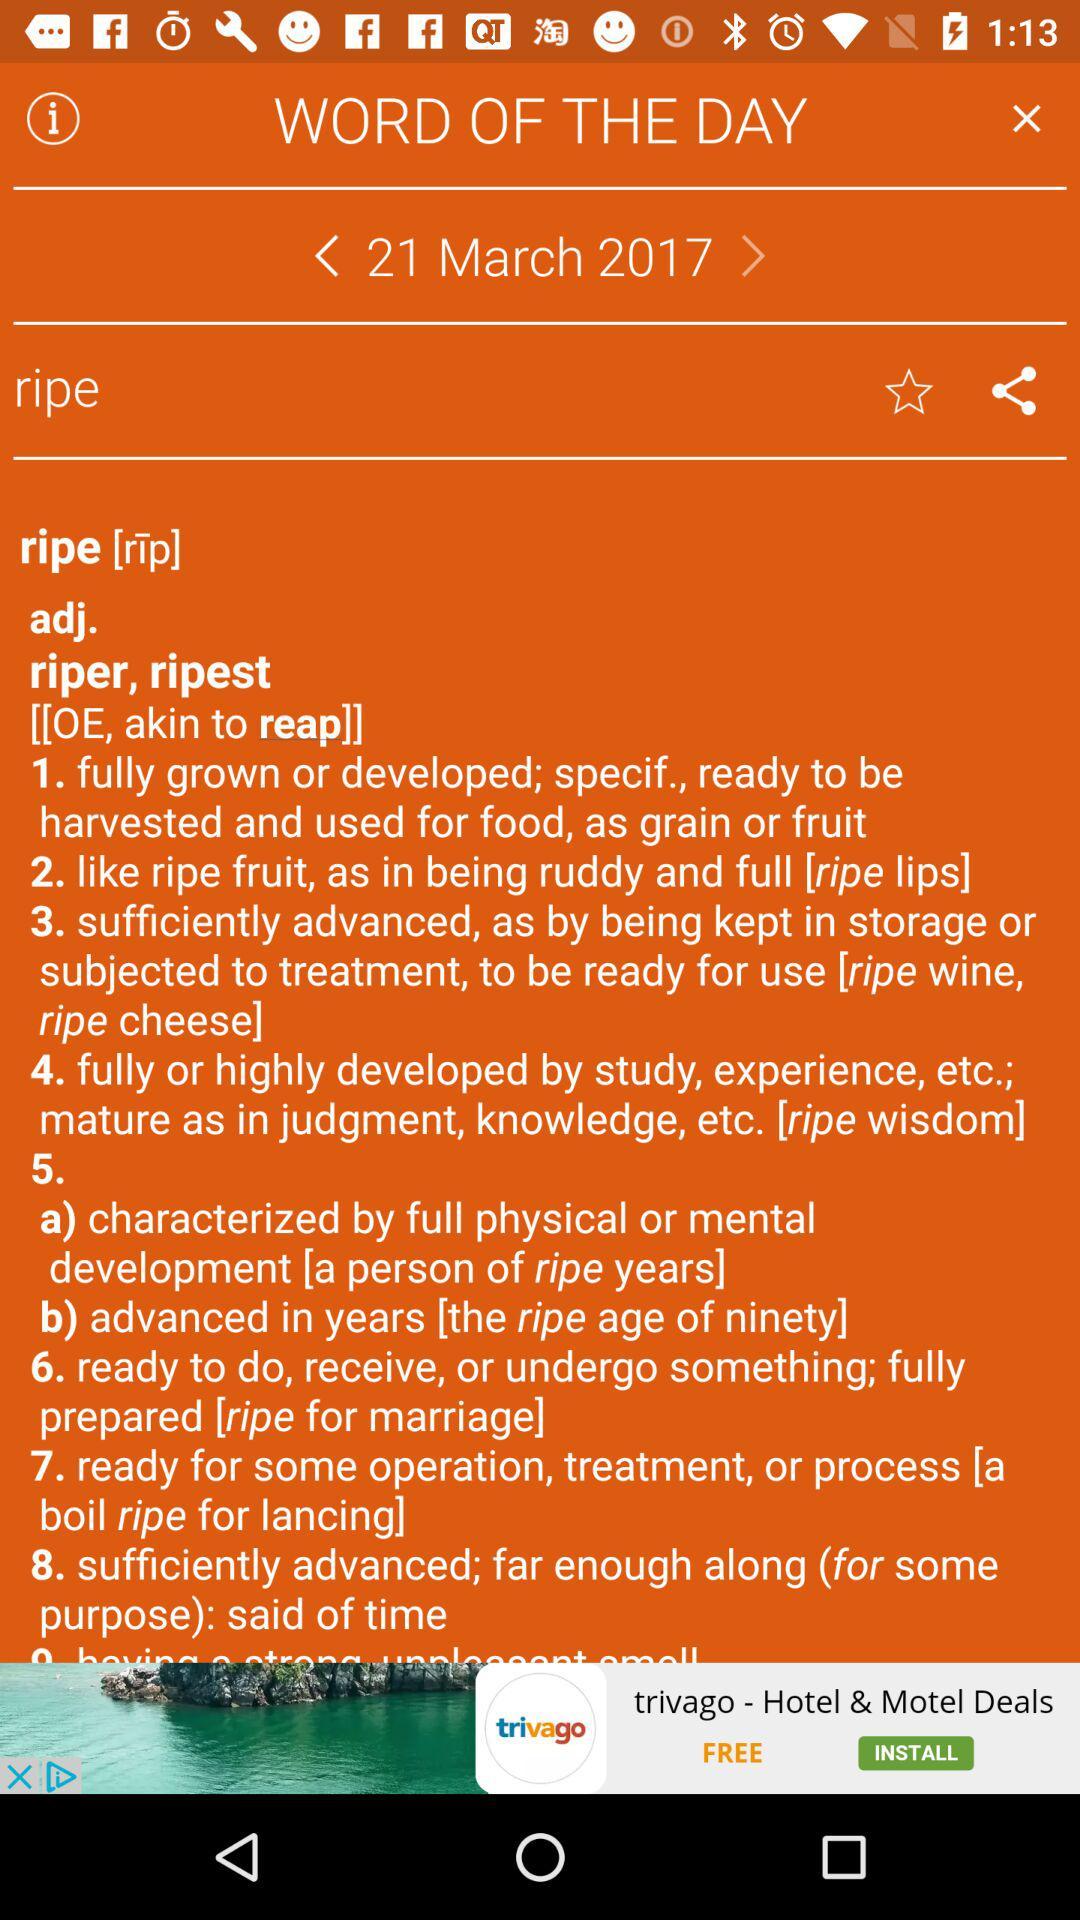 This screenshot has width=1080, height=1920. What do you see at coordinates (1026, 117) in the screenshot?
I see `the option` at bounding box center [1026, 117].